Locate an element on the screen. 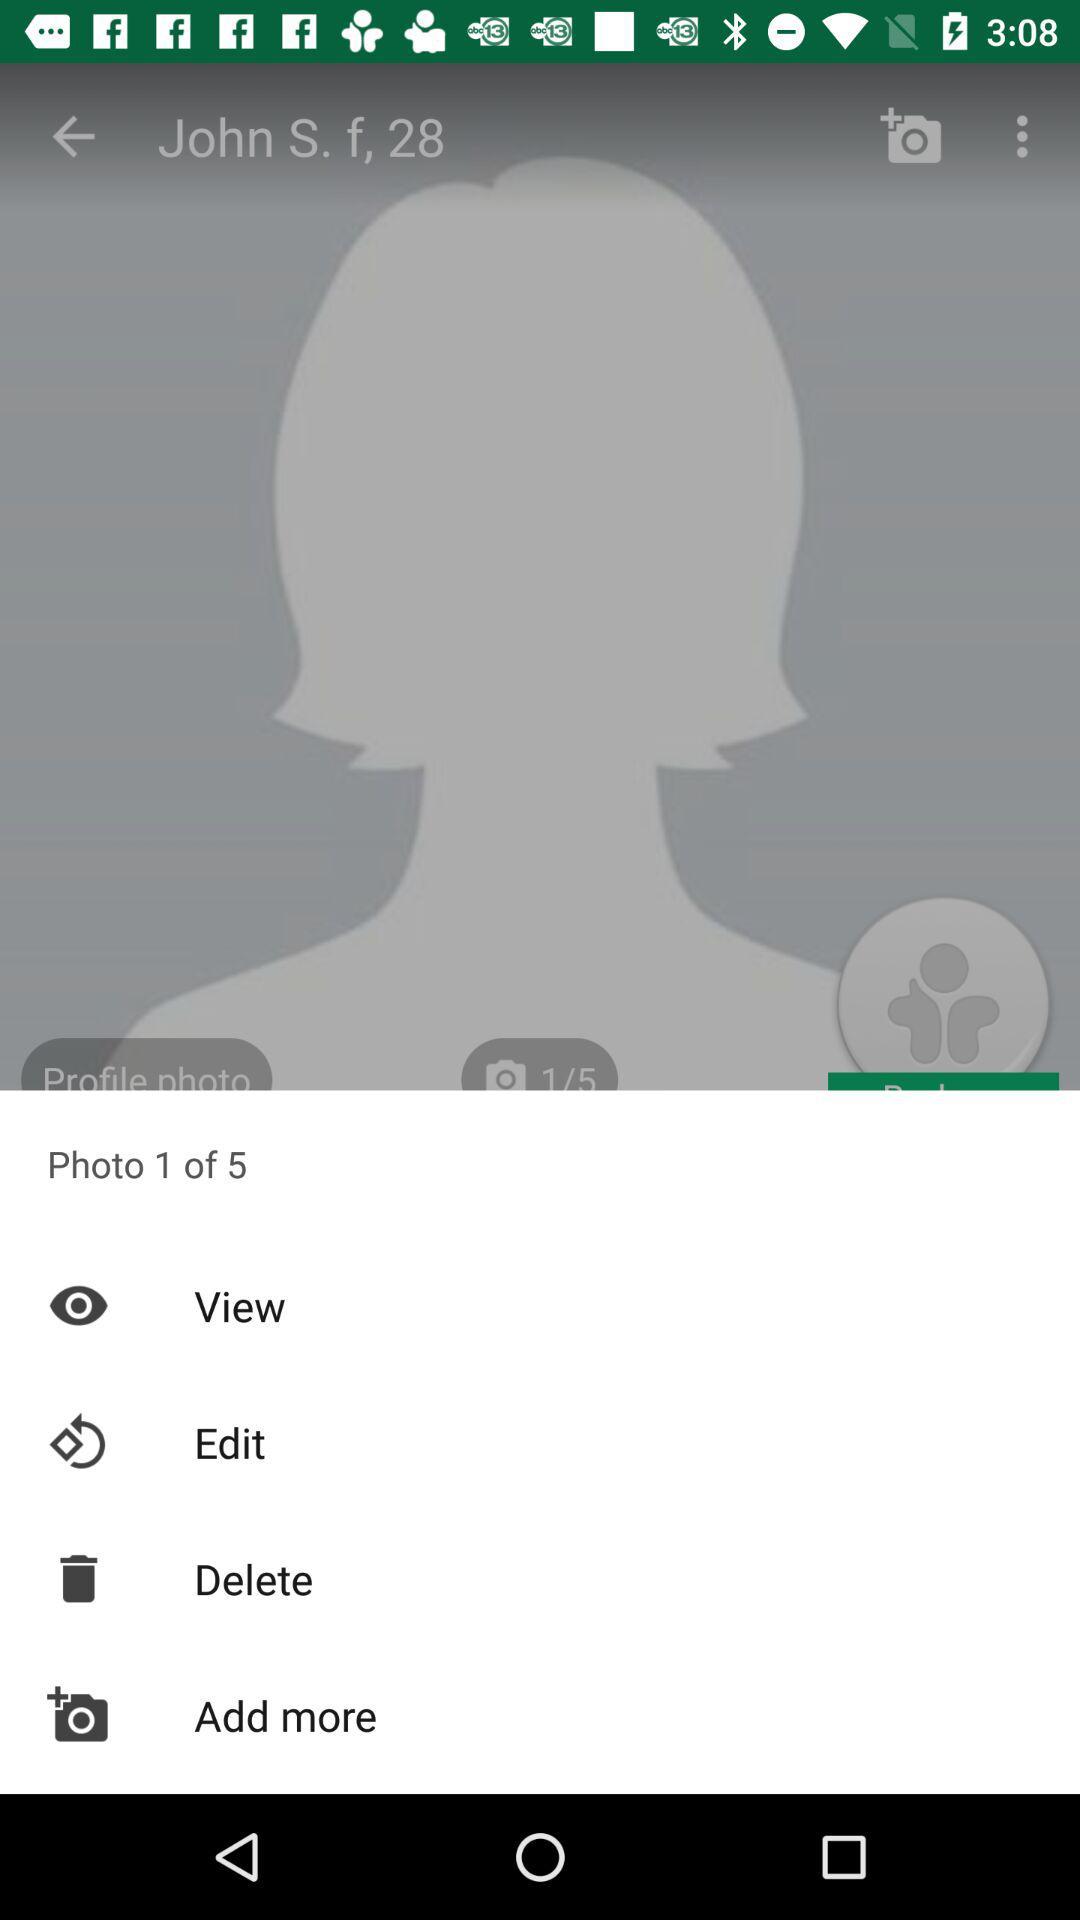 The image size is (1080, 1920). the item below the view item is located at coordinates (540, 1442).